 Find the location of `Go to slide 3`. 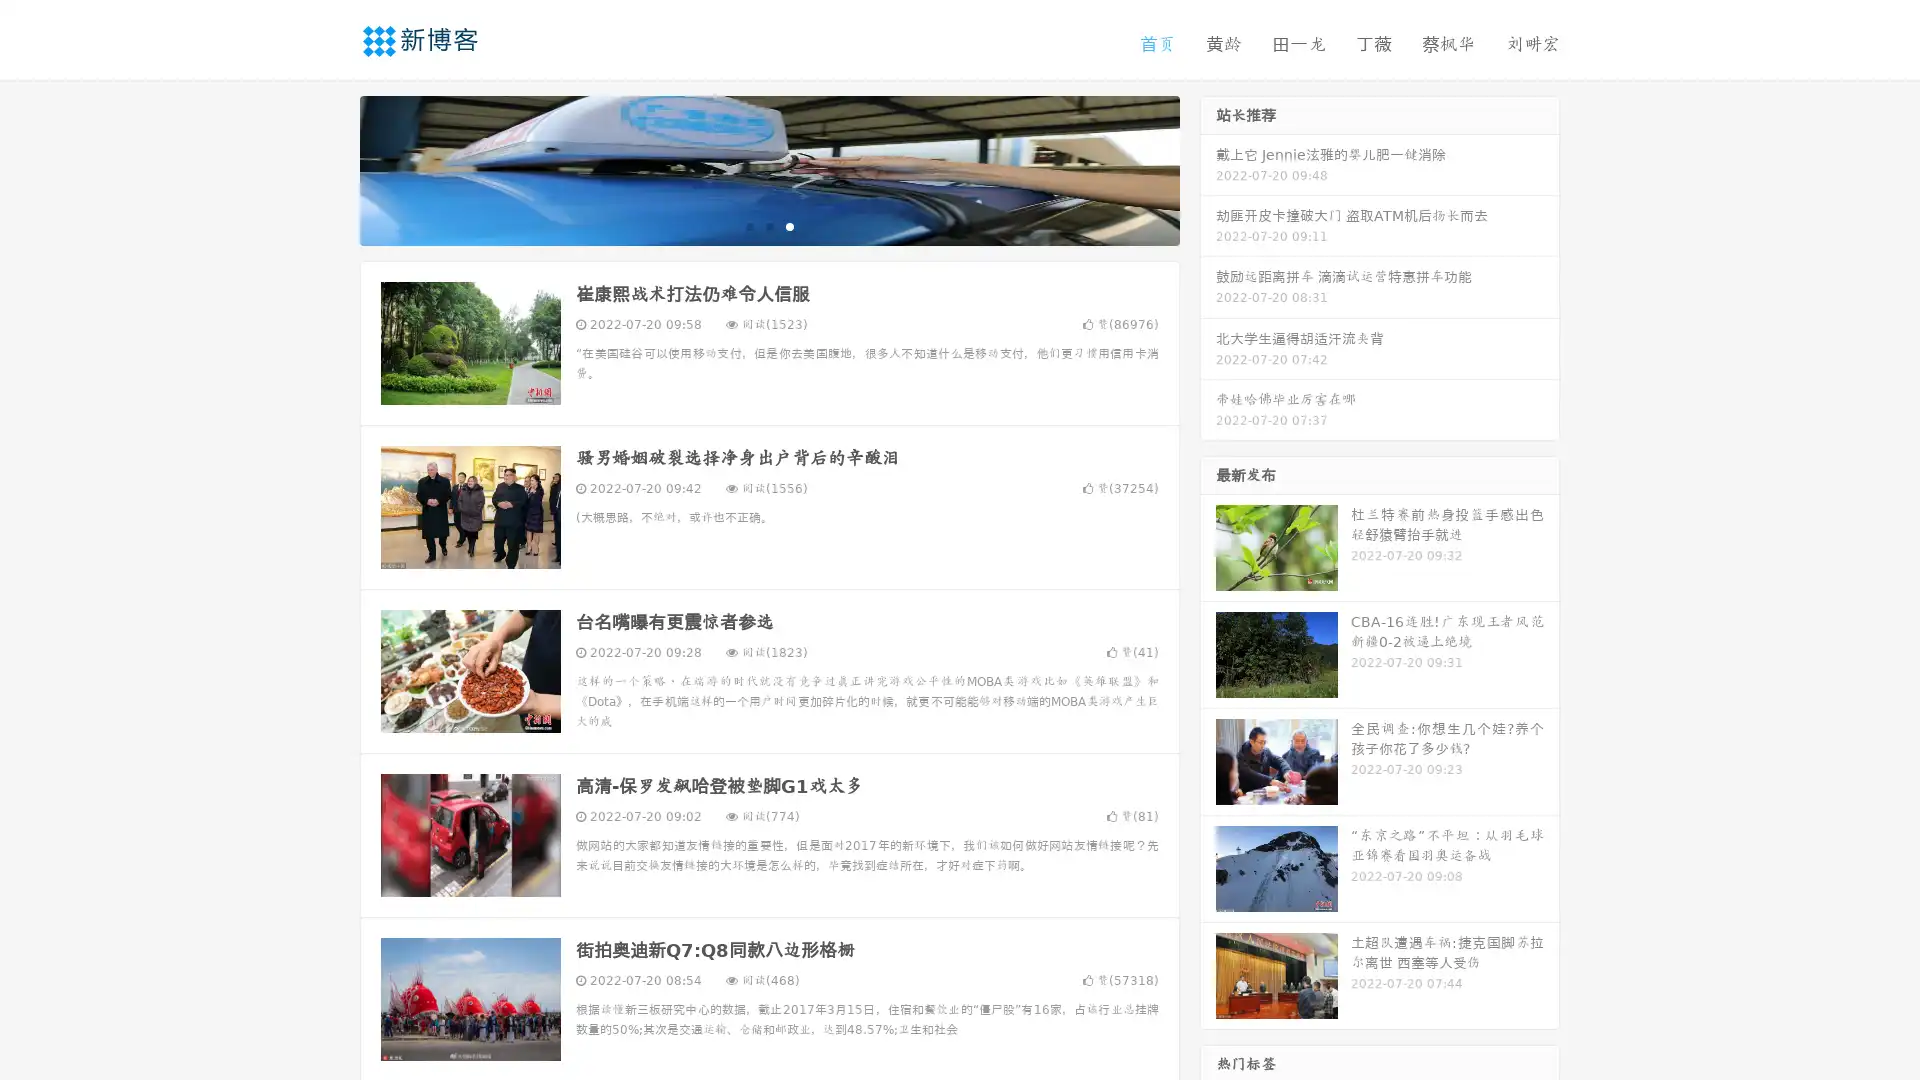

Go to slide 3 is located at coordinates (789, 225).